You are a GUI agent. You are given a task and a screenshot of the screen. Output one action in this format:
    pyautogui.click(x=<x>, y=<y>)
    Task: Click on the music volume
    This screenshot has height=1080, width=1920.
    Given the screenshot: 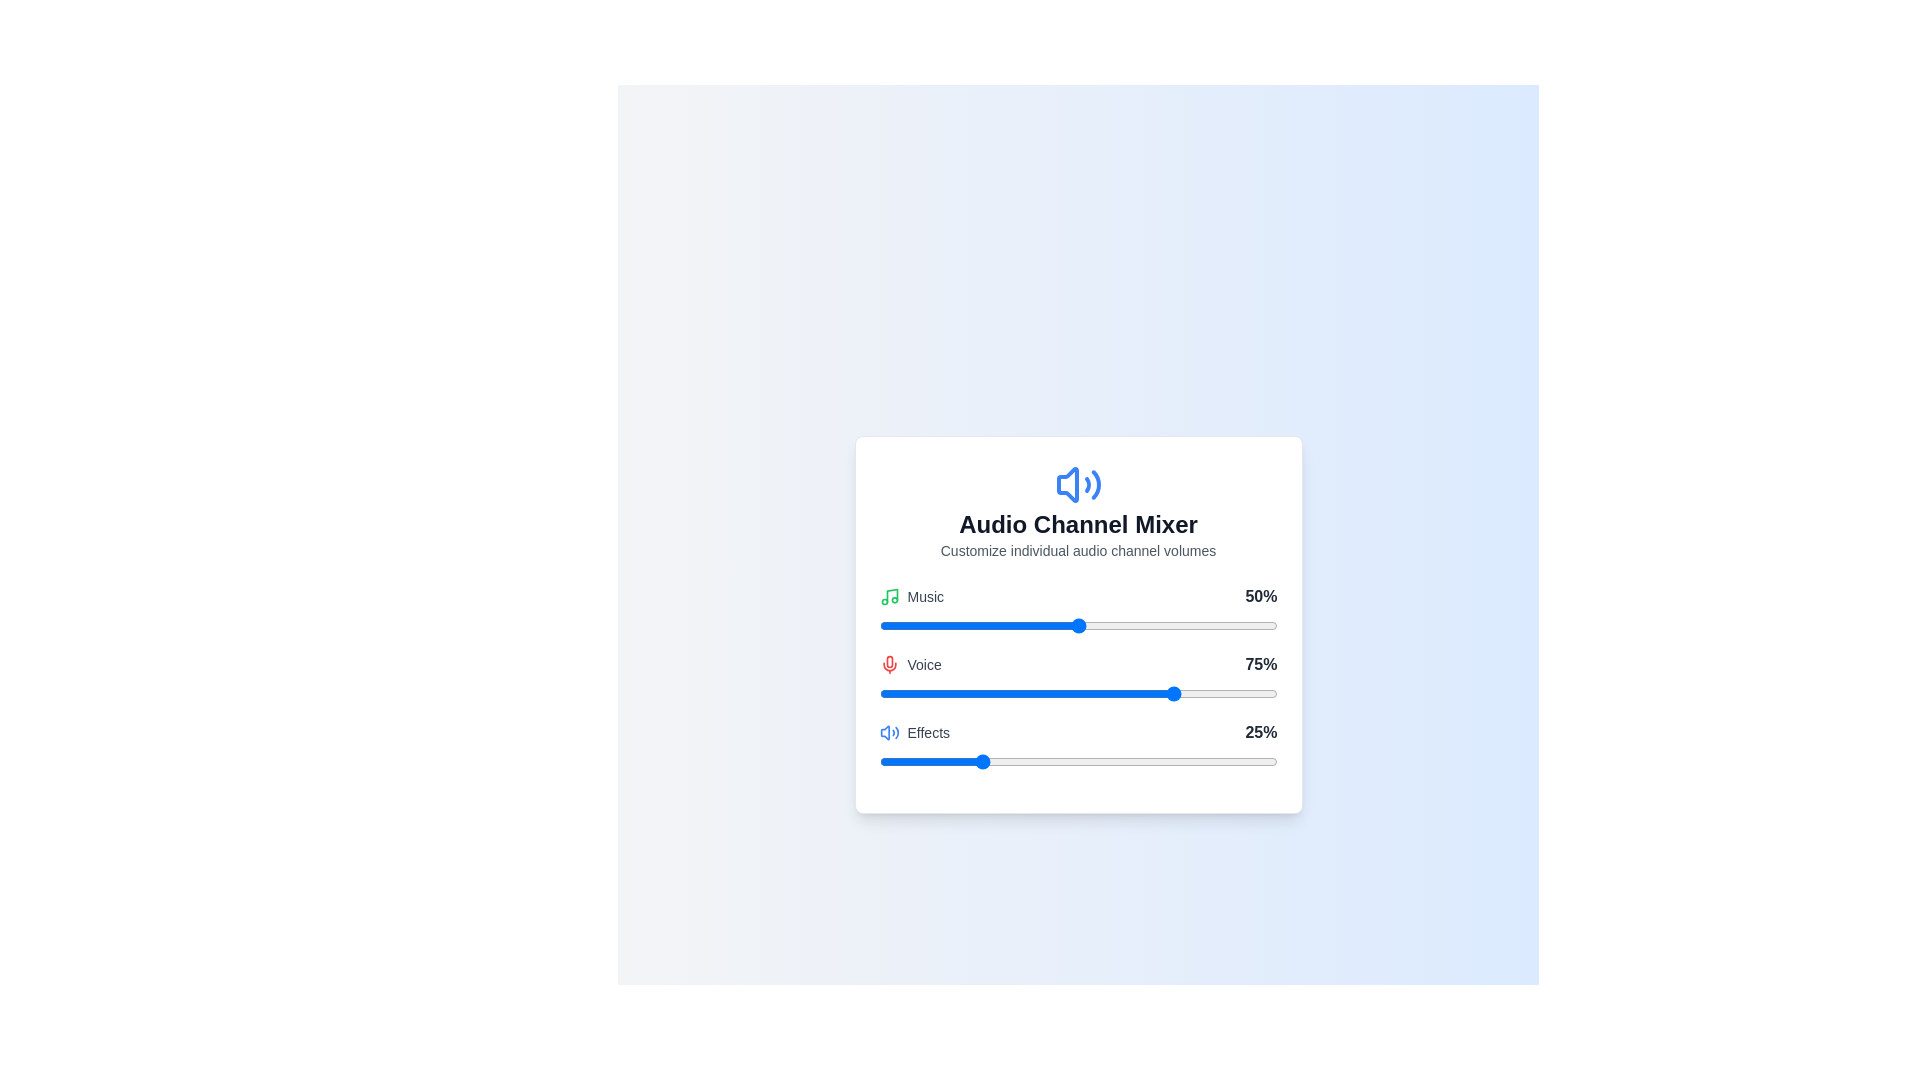 What is the action you would take?
    pyautogui.click(x=1208, y=624)
    